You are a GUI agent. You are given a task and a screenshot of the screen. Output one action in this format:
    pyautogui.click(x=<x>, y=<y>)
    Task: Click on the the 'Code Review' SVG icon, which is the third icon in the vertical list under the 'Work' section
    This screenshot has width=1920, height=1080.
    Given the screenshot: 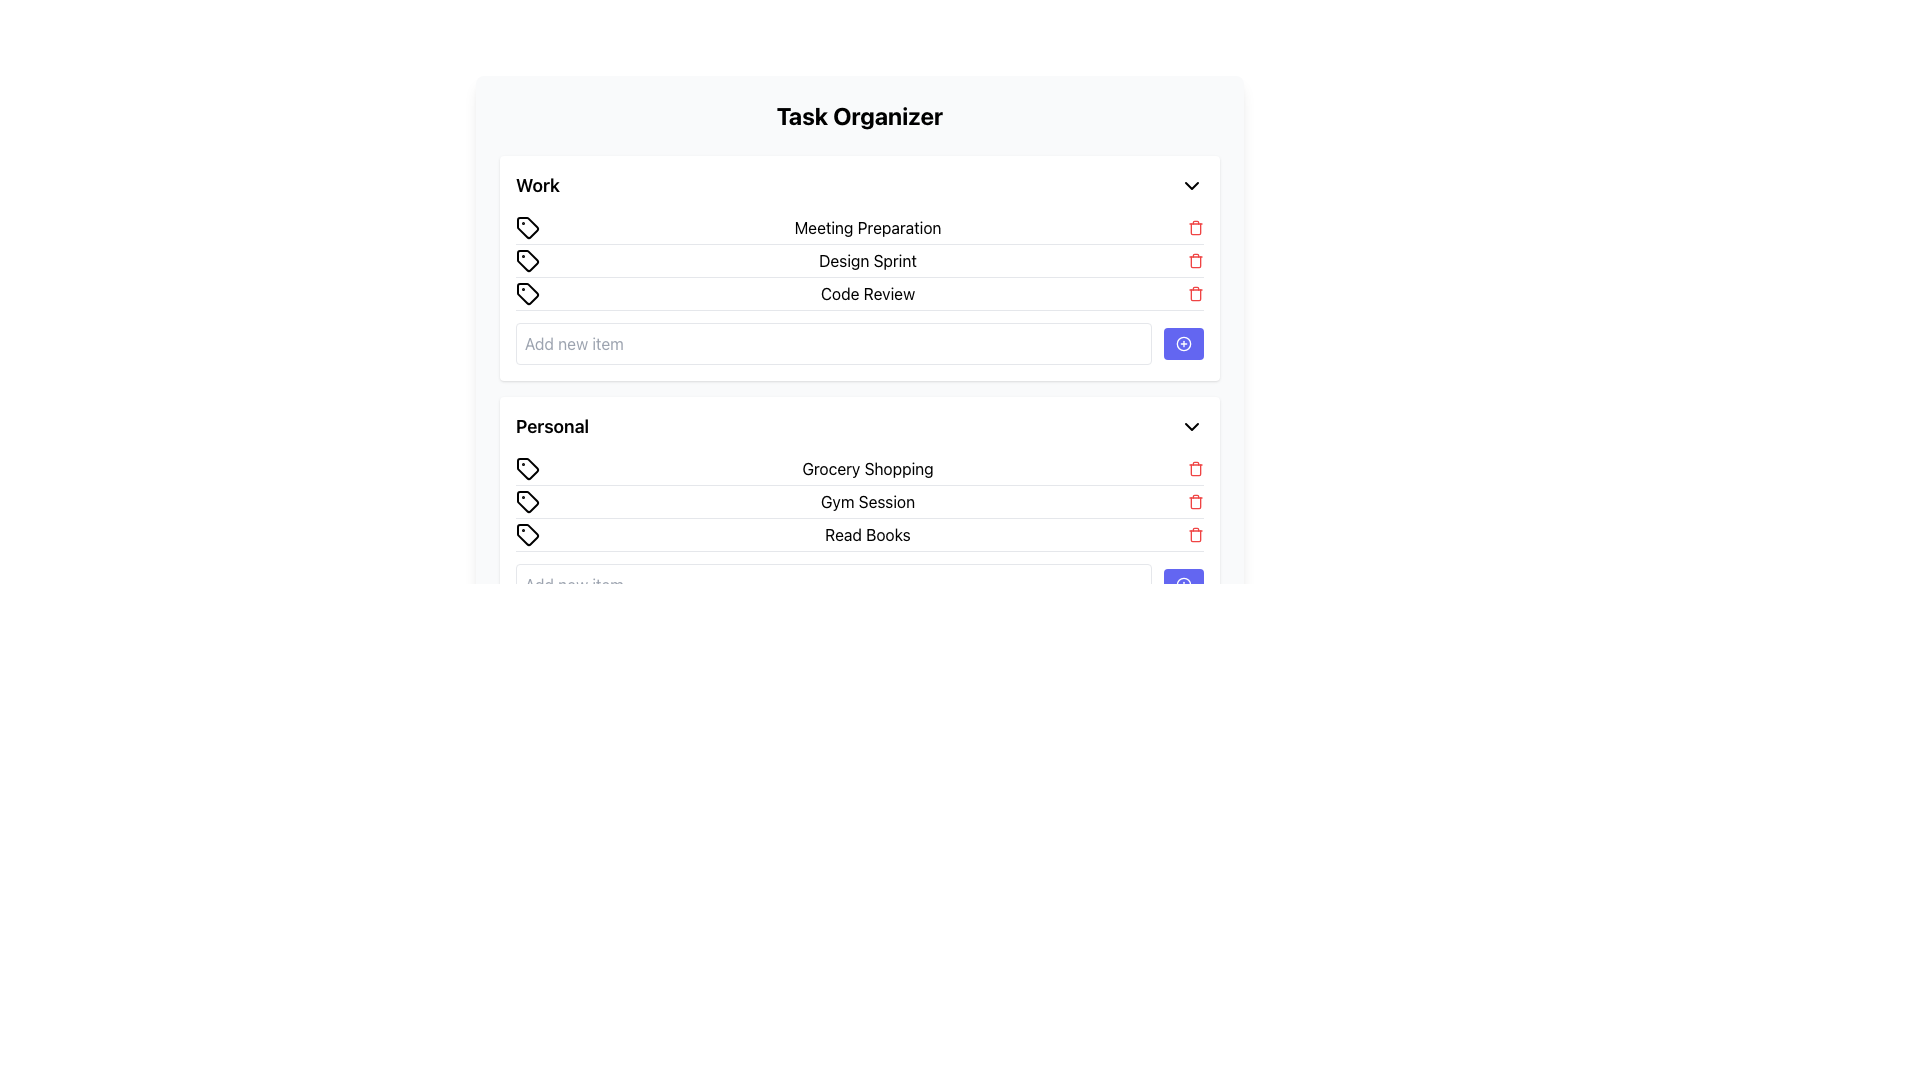 What is the action you would take?
    pyautogui.click(x=528, y=293)
    